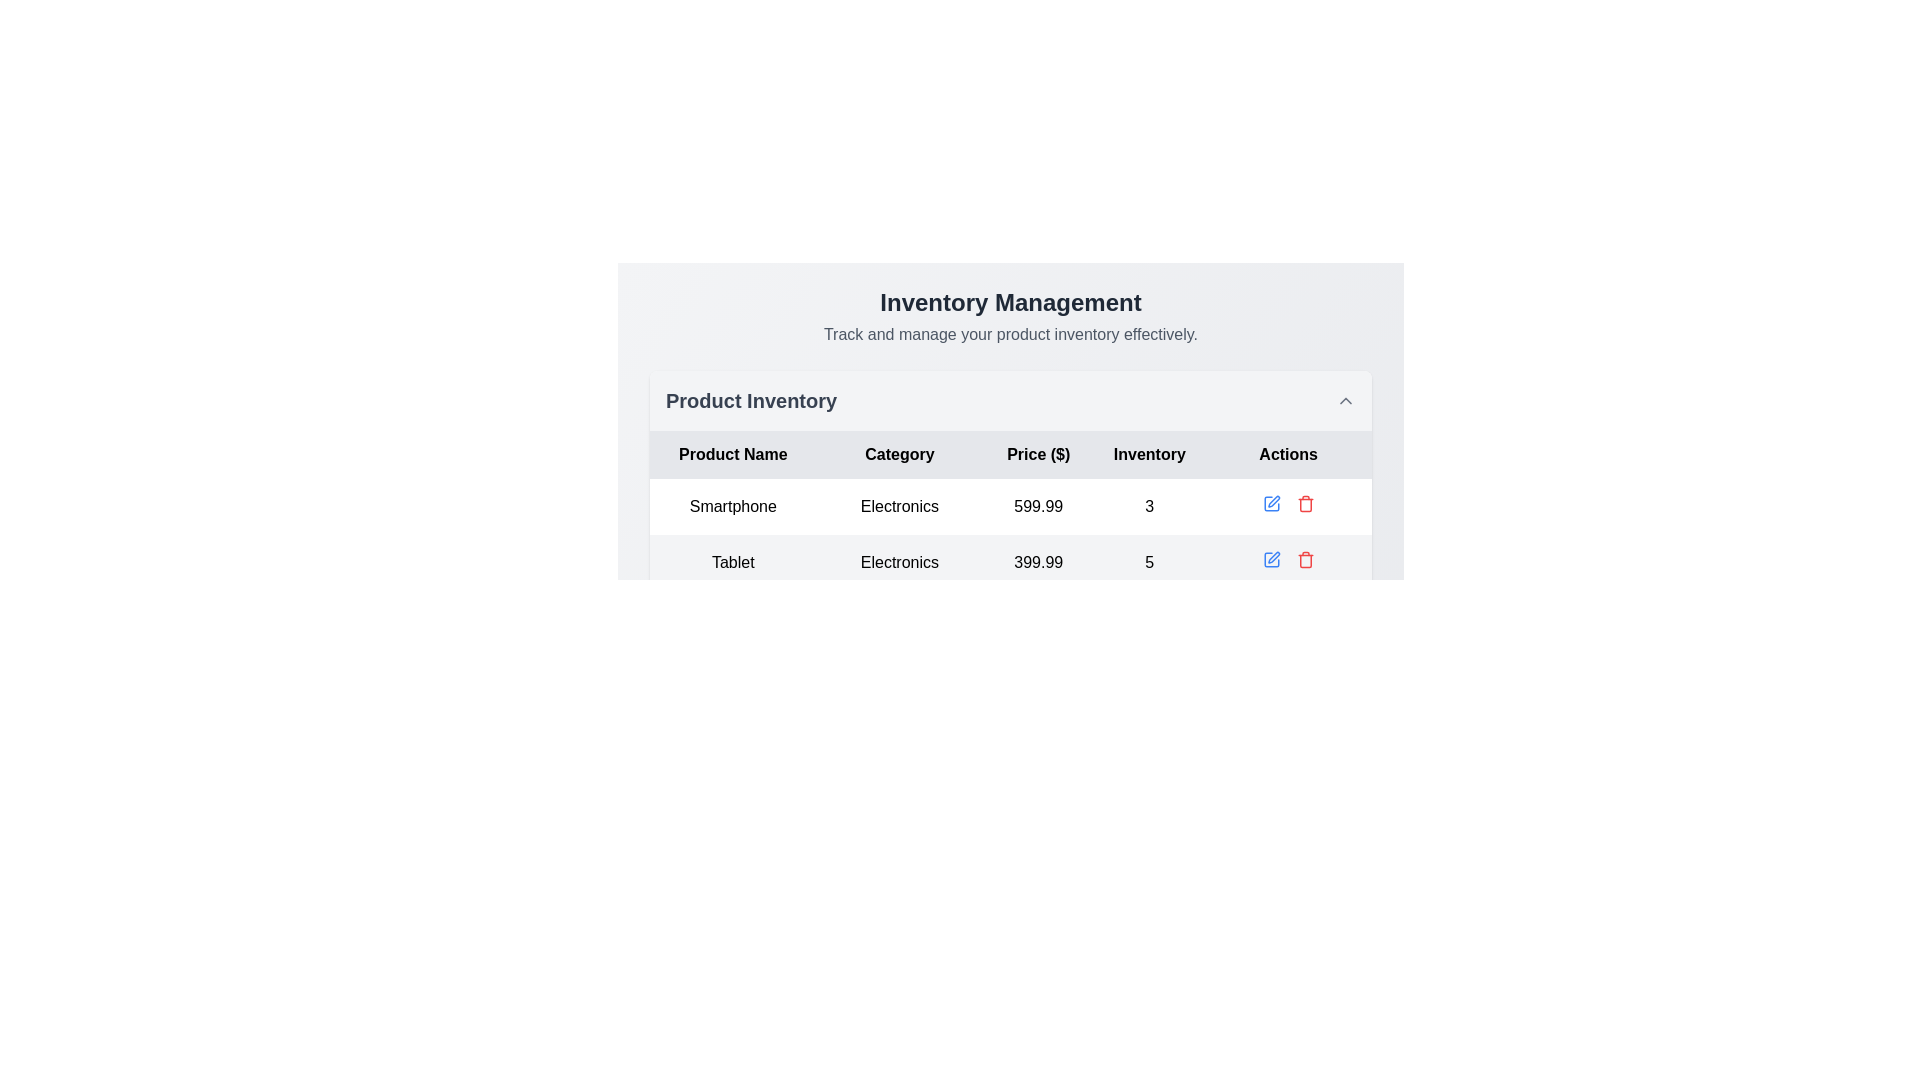 This screenshot has width=1920, height=1080. What do you see at coordinates (898, 455) in the screenshot?
I see `the 'Category' label, which is a rectangular label with bold black text on a light gray background, located in the second column of the table header` at bounding box center [898, 455].